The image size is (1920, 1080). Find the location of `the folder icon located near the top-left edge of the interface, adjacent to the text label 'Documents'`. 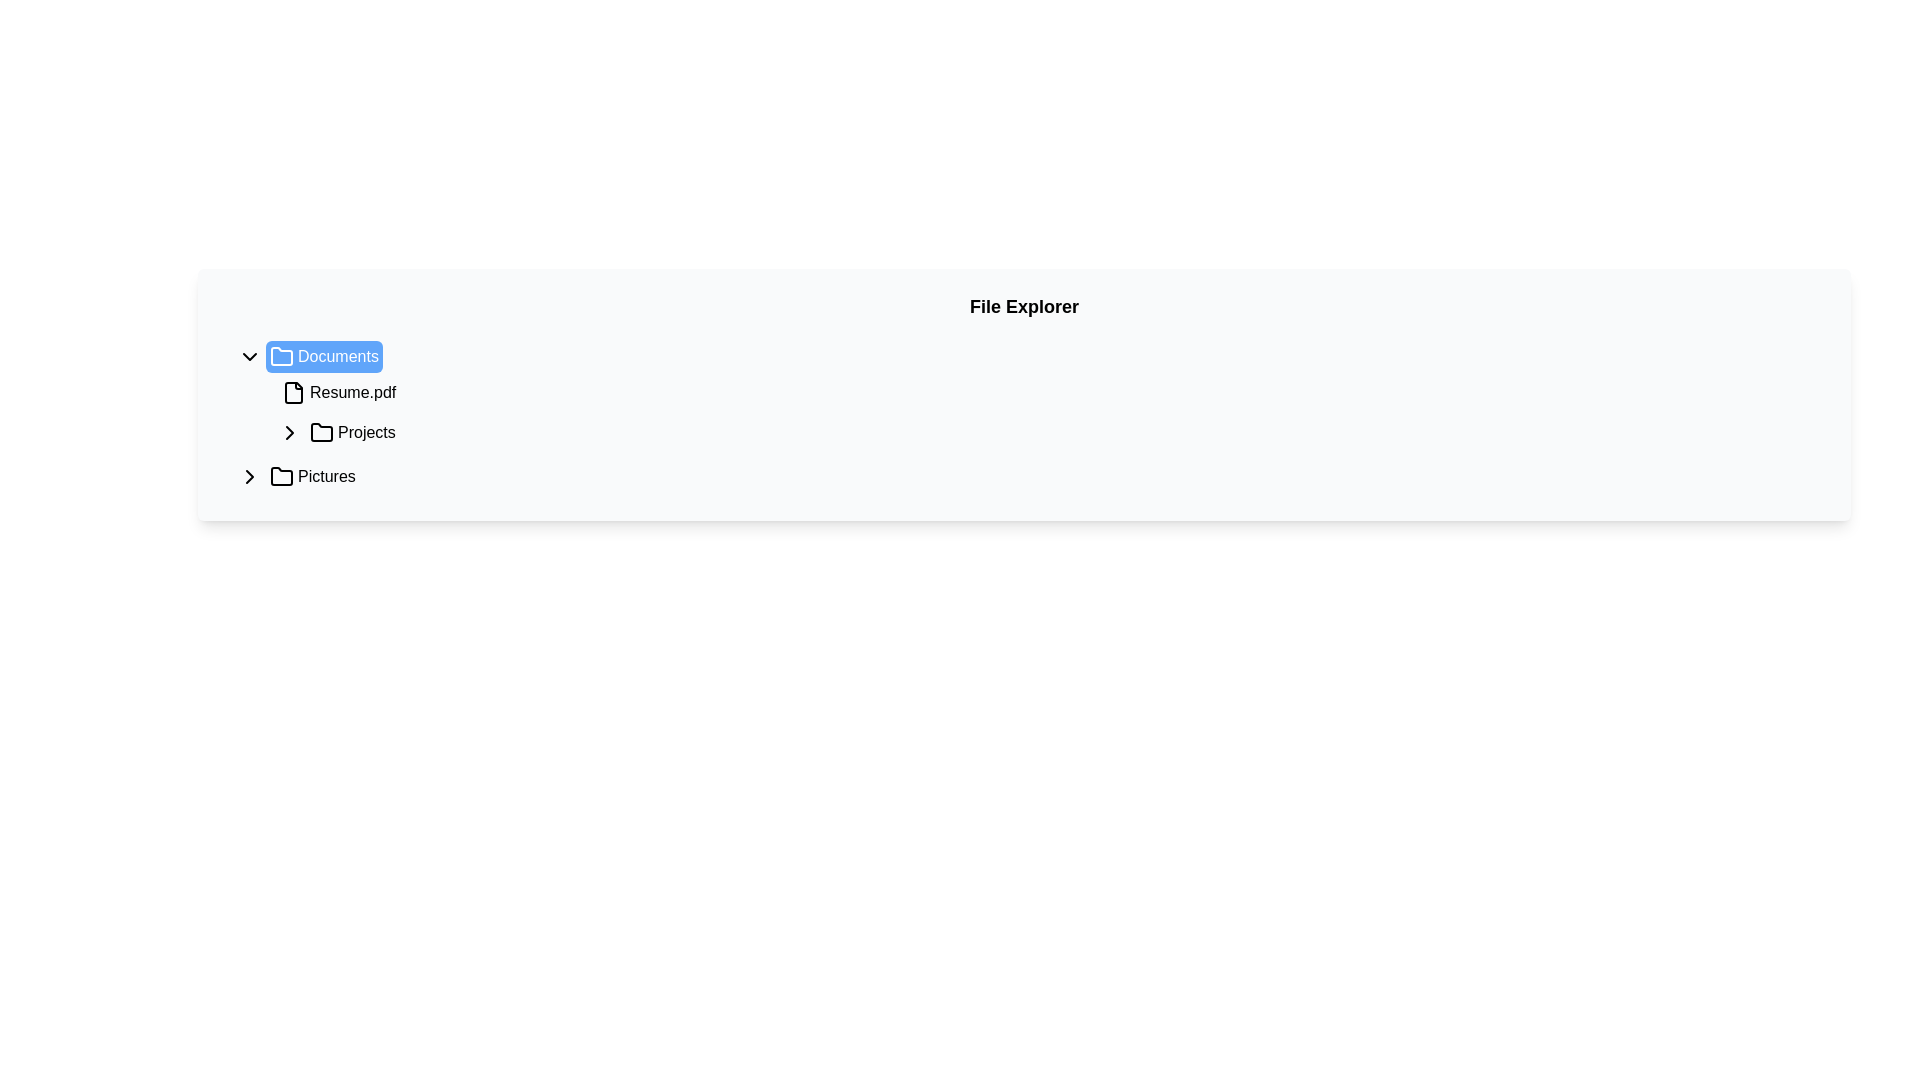

the folder icon located near the top-left edge of the interface, adjacent to the text label 'Documents' is located at coordinates (281, 355).